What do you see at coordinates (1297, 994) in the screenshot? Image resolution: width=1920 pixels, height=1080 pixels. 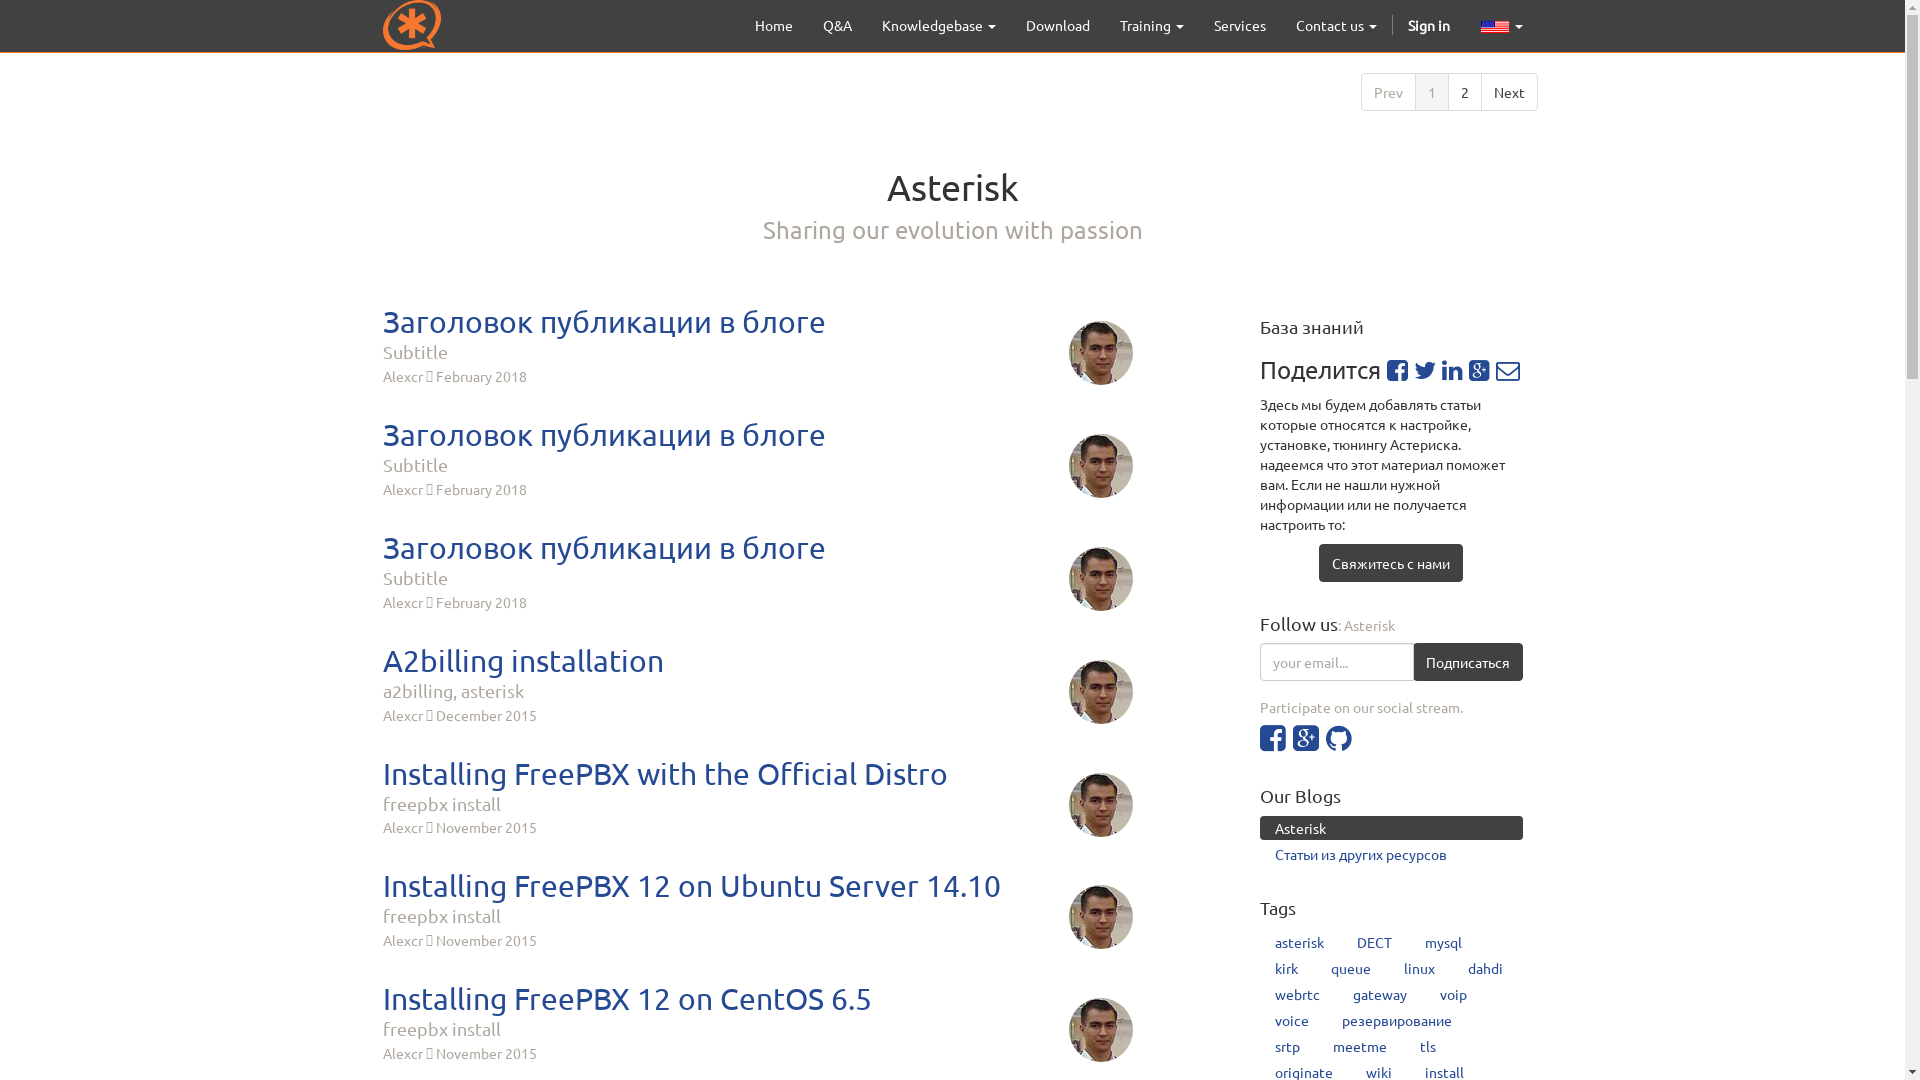 I see `'webrtc'` at bounding box center [1297, 994].